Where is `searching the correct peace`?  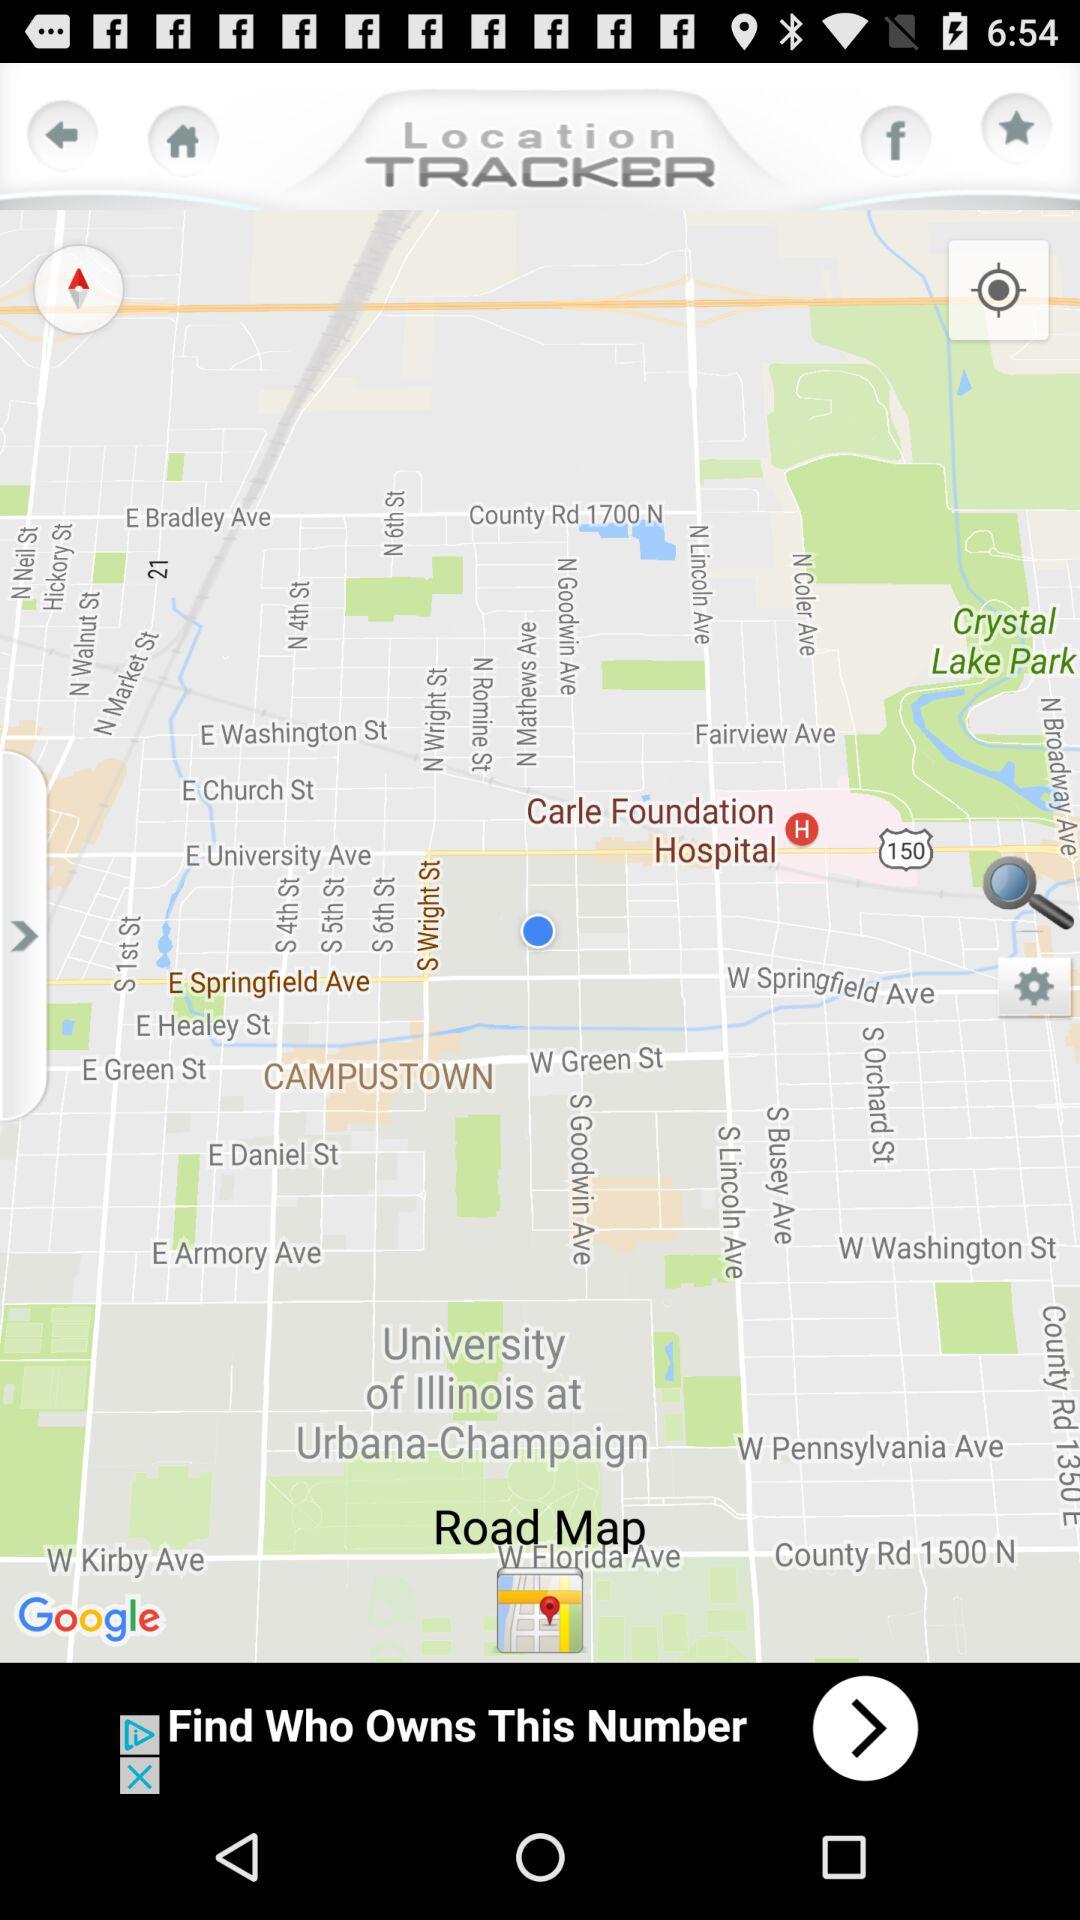
searching the correct peace is located at coordinates (1027, 896).